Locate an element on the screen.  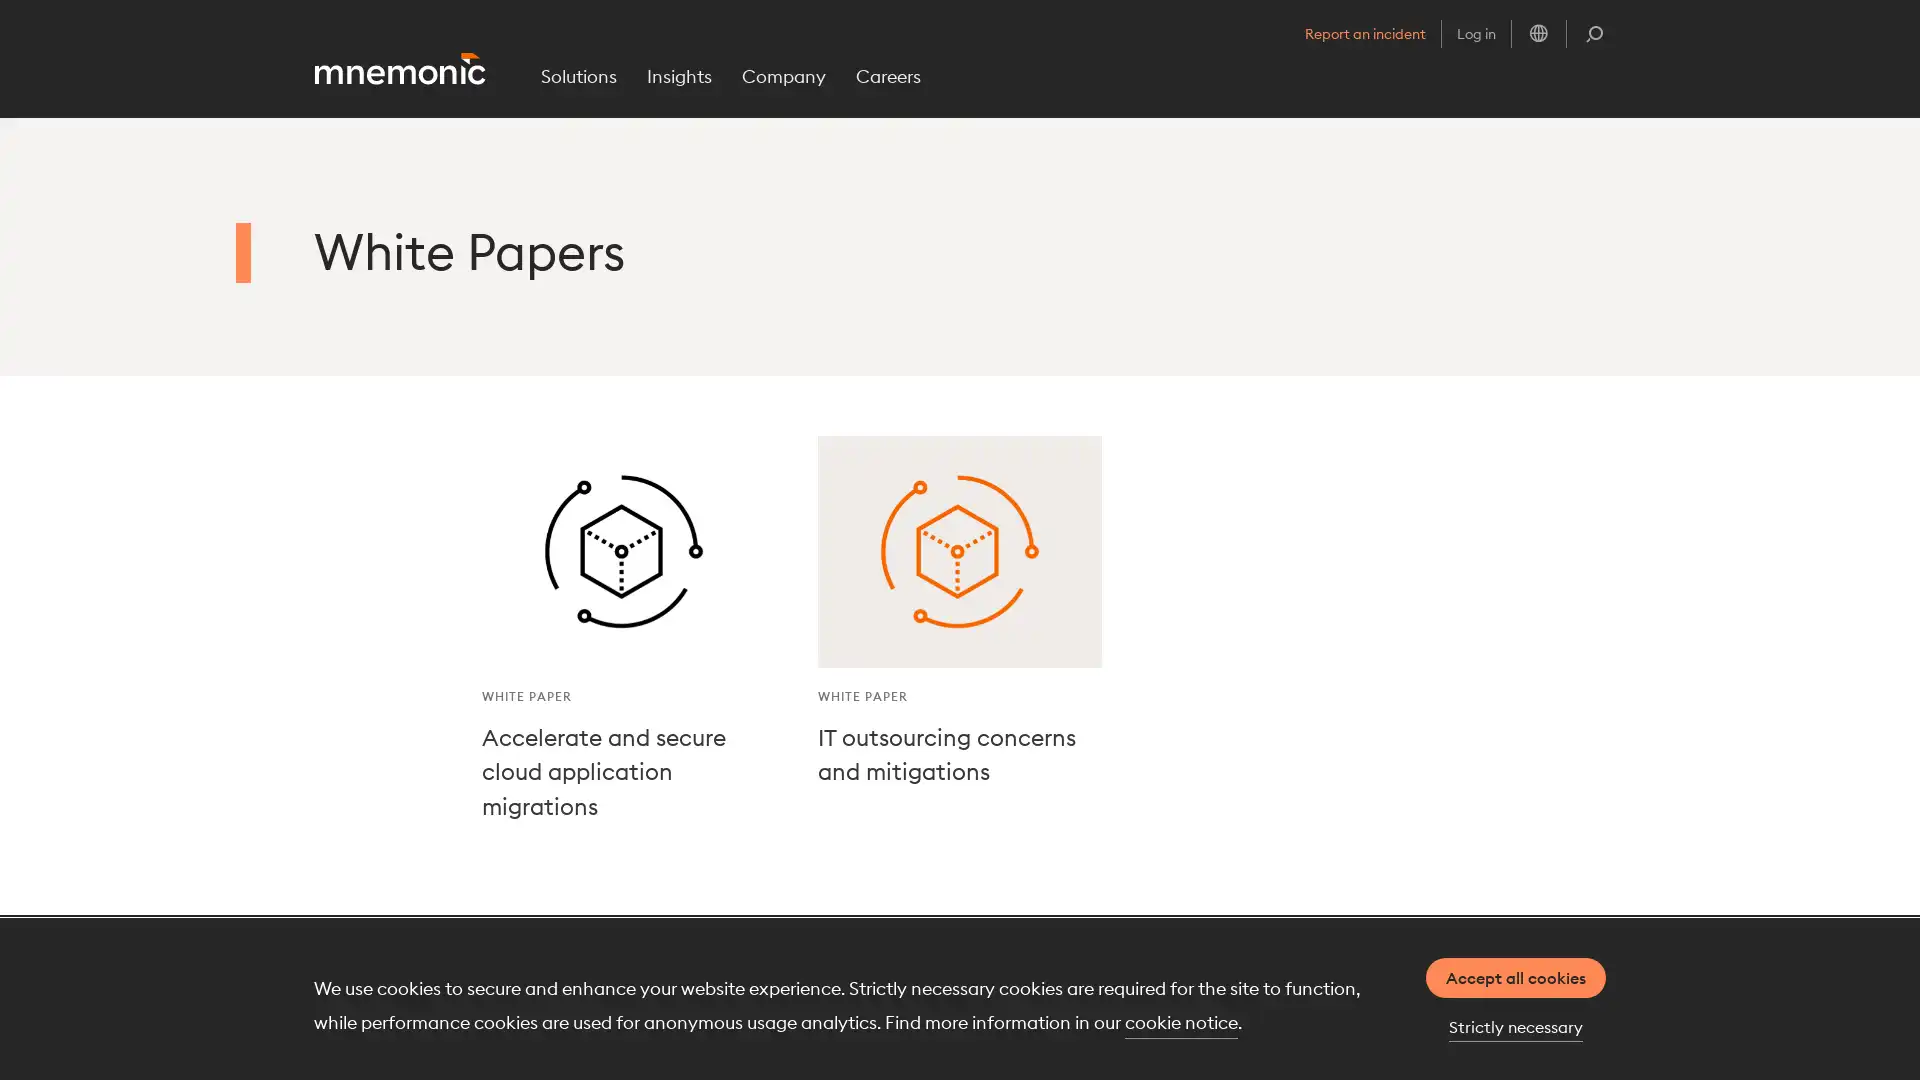
Accept all cookies is located at coordinates (1516, 977).